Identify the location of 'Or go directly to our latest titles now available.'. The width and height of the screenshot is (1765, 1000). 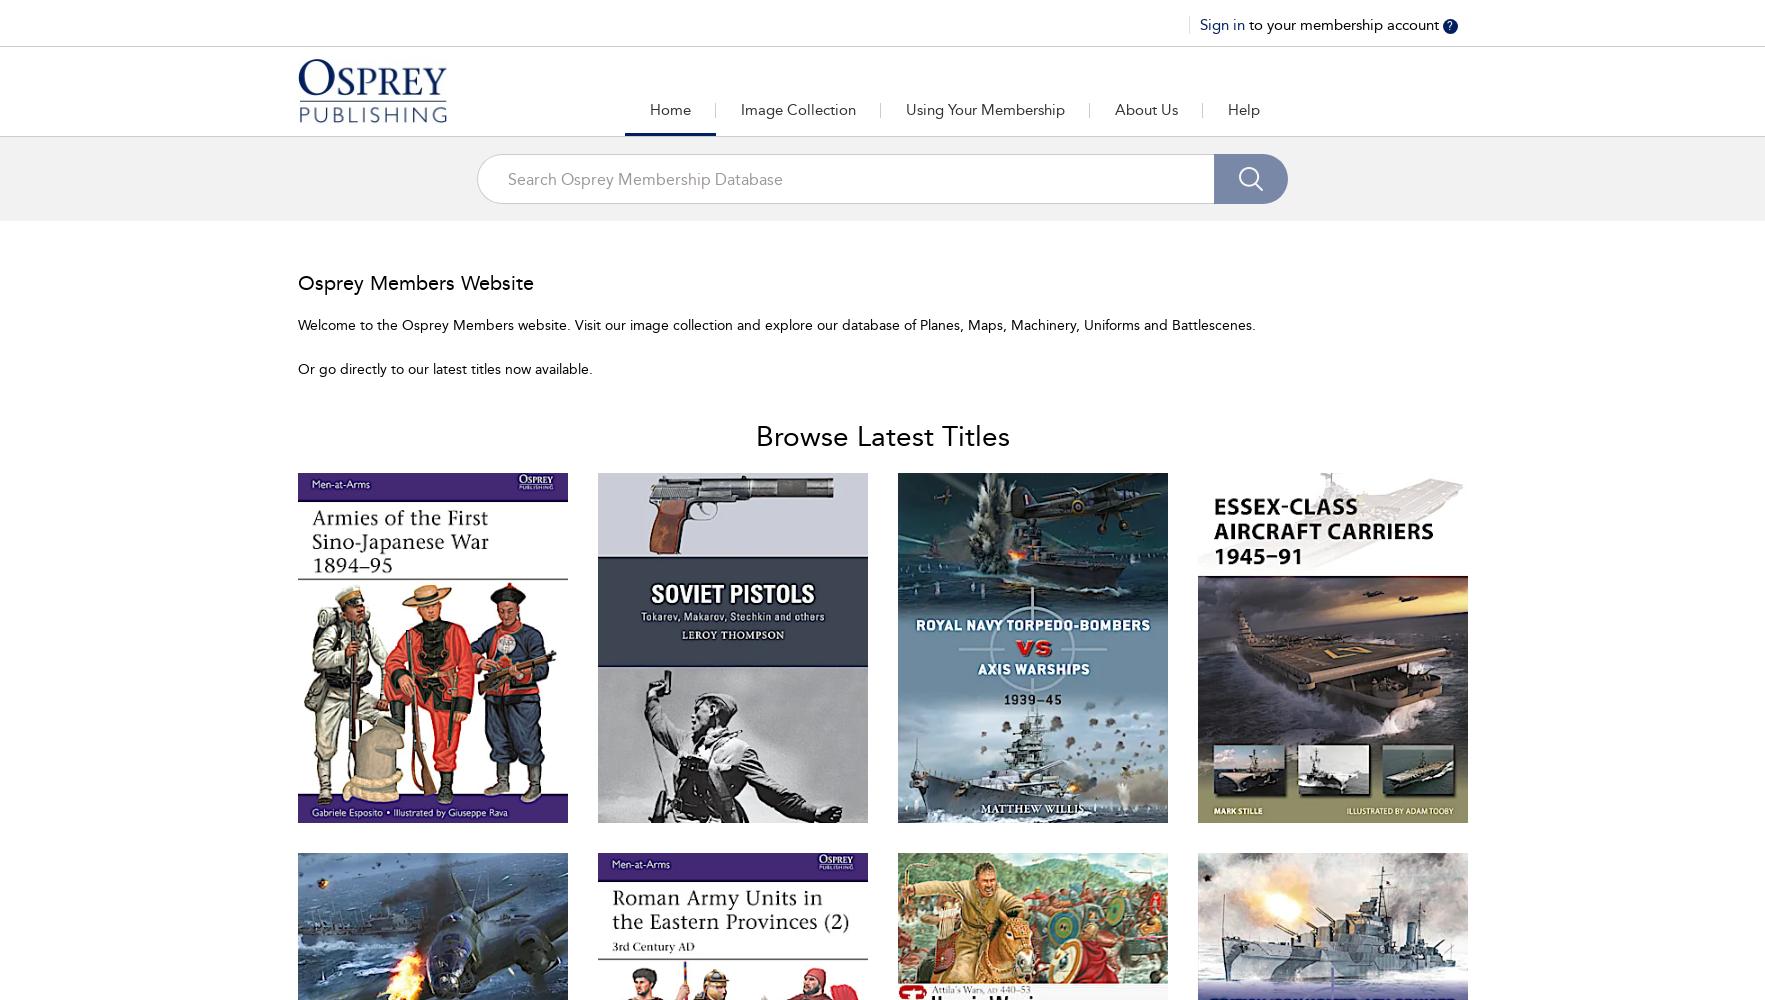
(443, 368).